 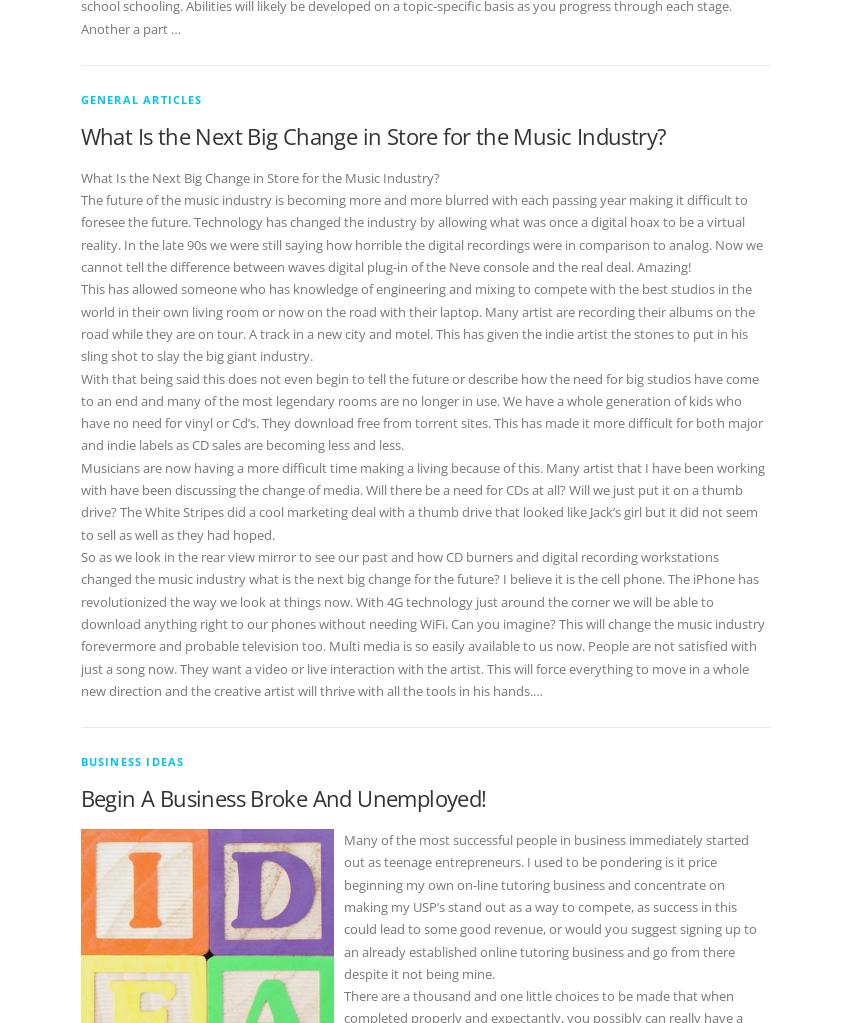 I want to click on 'Begin A Business Broke And Unemployed!', so click(x=282, y=797).